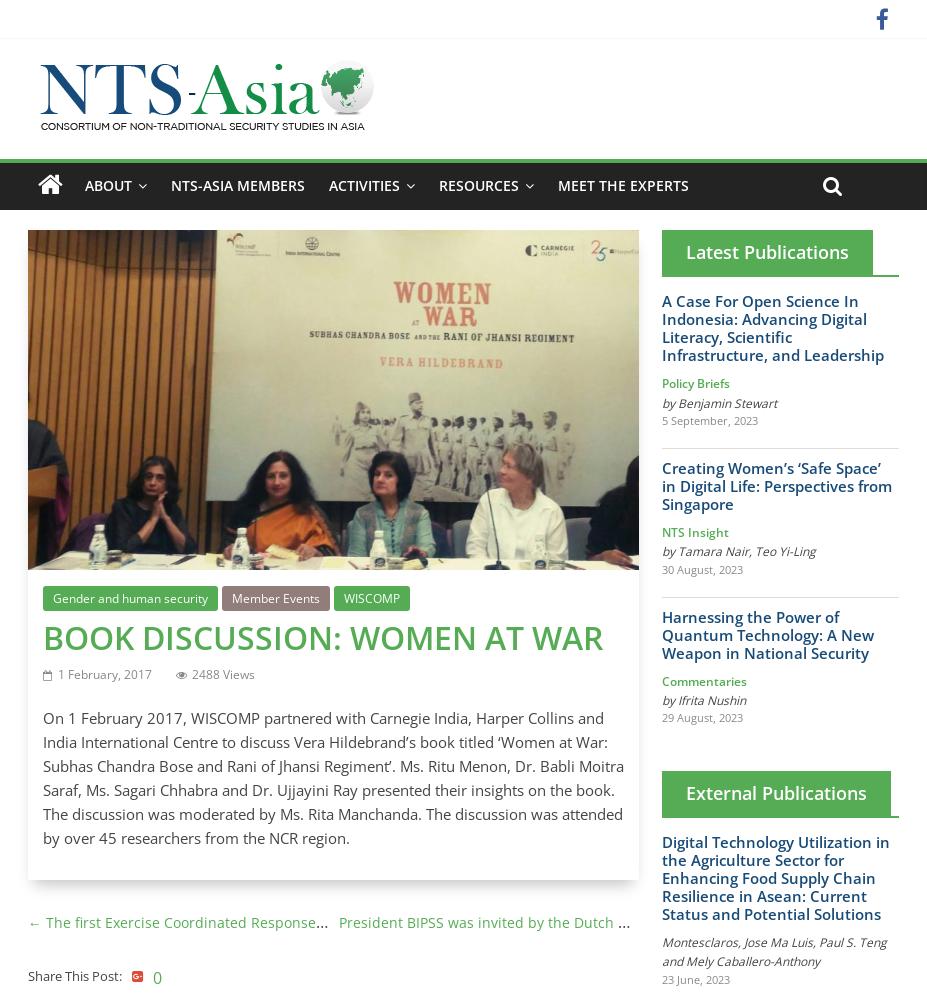 This screenshot has width=927, height=1000. I want to click on 'Member Events', so click(275, 596).